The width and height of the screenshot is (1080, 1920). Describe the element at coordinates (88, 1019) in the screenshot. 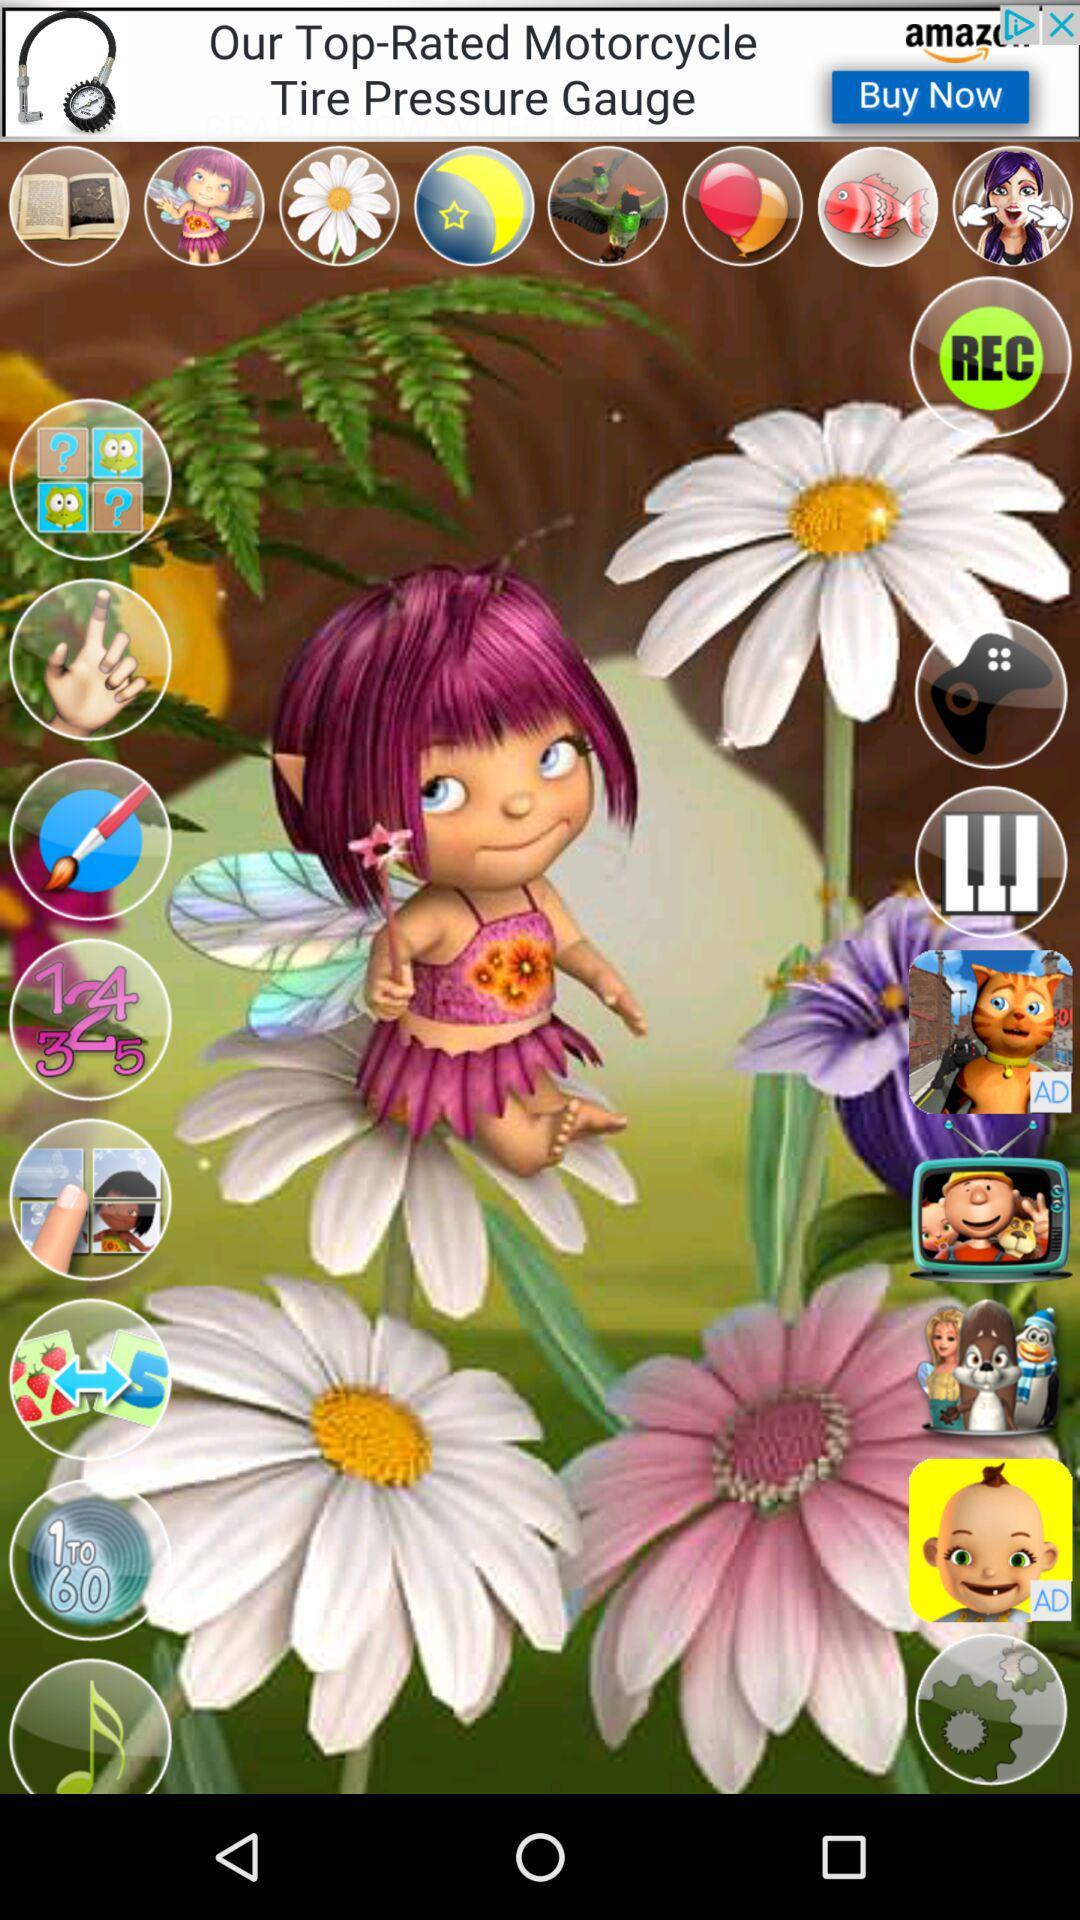

I see `numbers switch option` at that location.